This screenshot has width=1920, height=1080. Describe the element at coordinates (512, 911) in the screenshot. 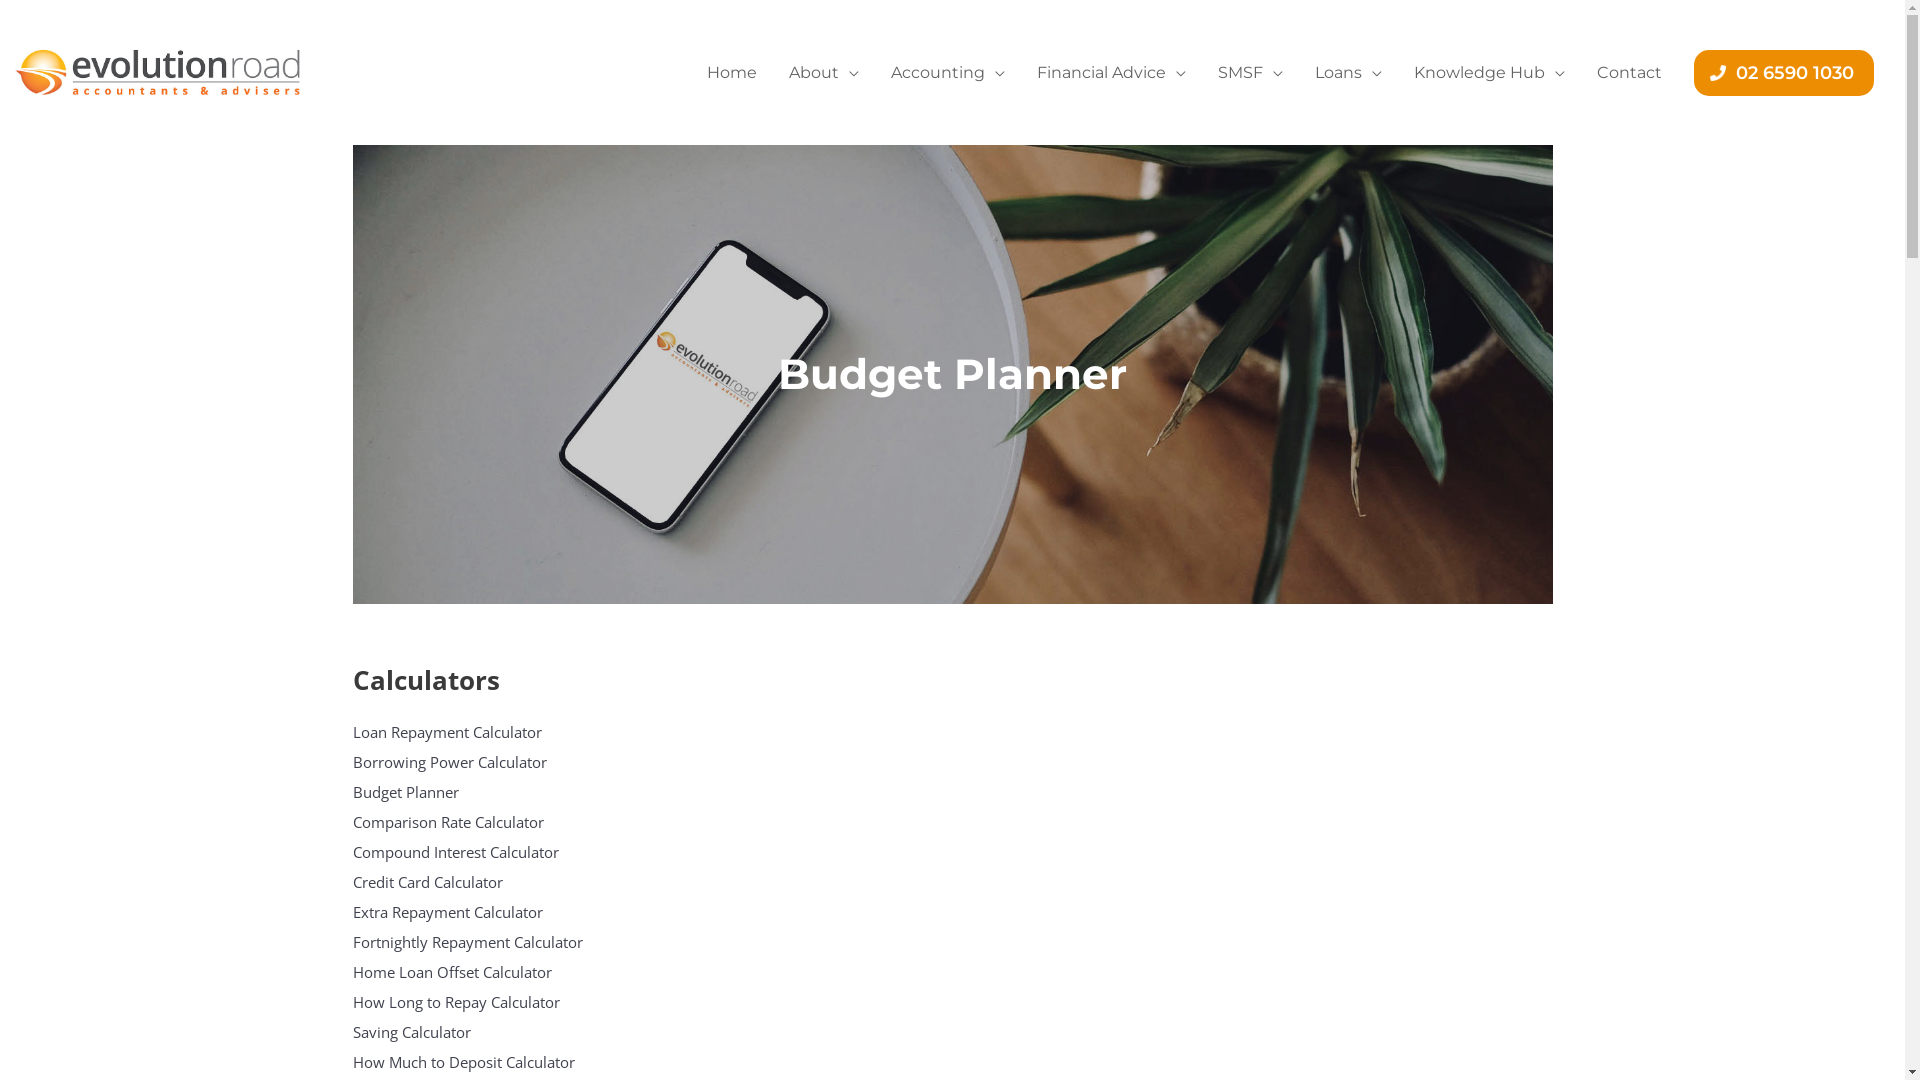

I see `'Extra Repayment Calculator'` at that location.